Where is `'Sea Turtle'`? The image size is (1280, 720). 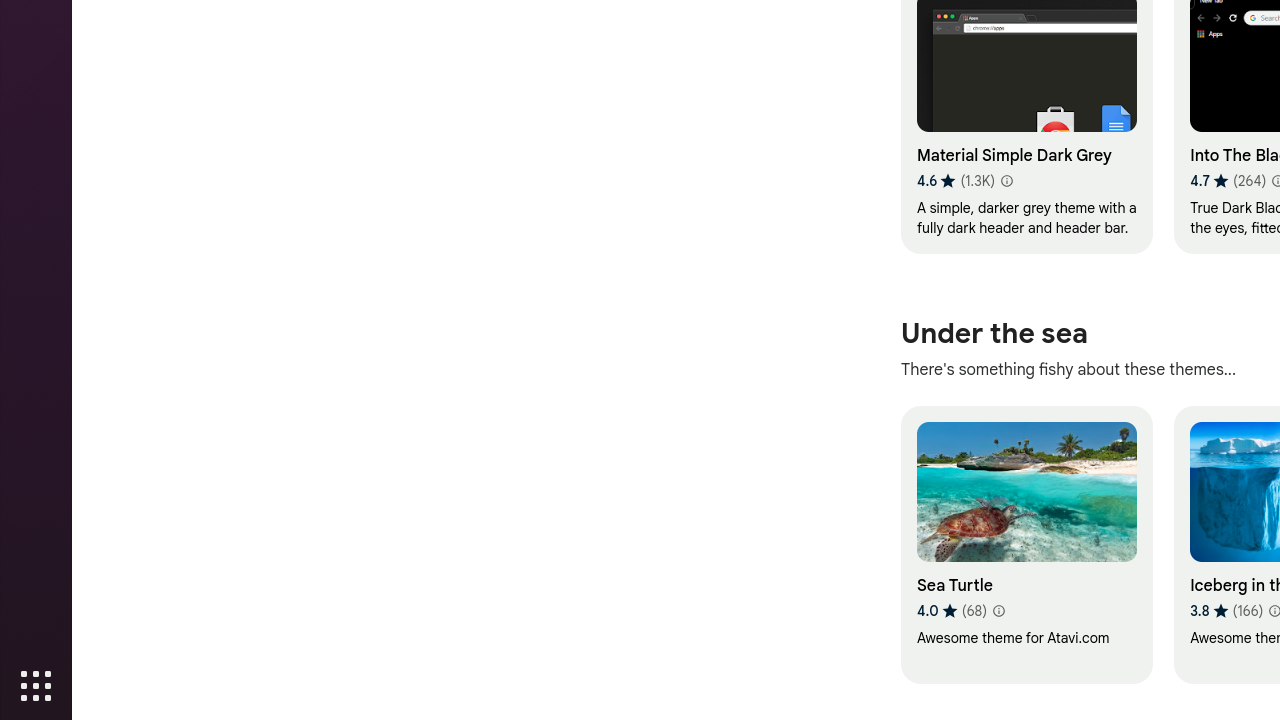
'Sea Turtle' is located at coordinates (1026, 544).